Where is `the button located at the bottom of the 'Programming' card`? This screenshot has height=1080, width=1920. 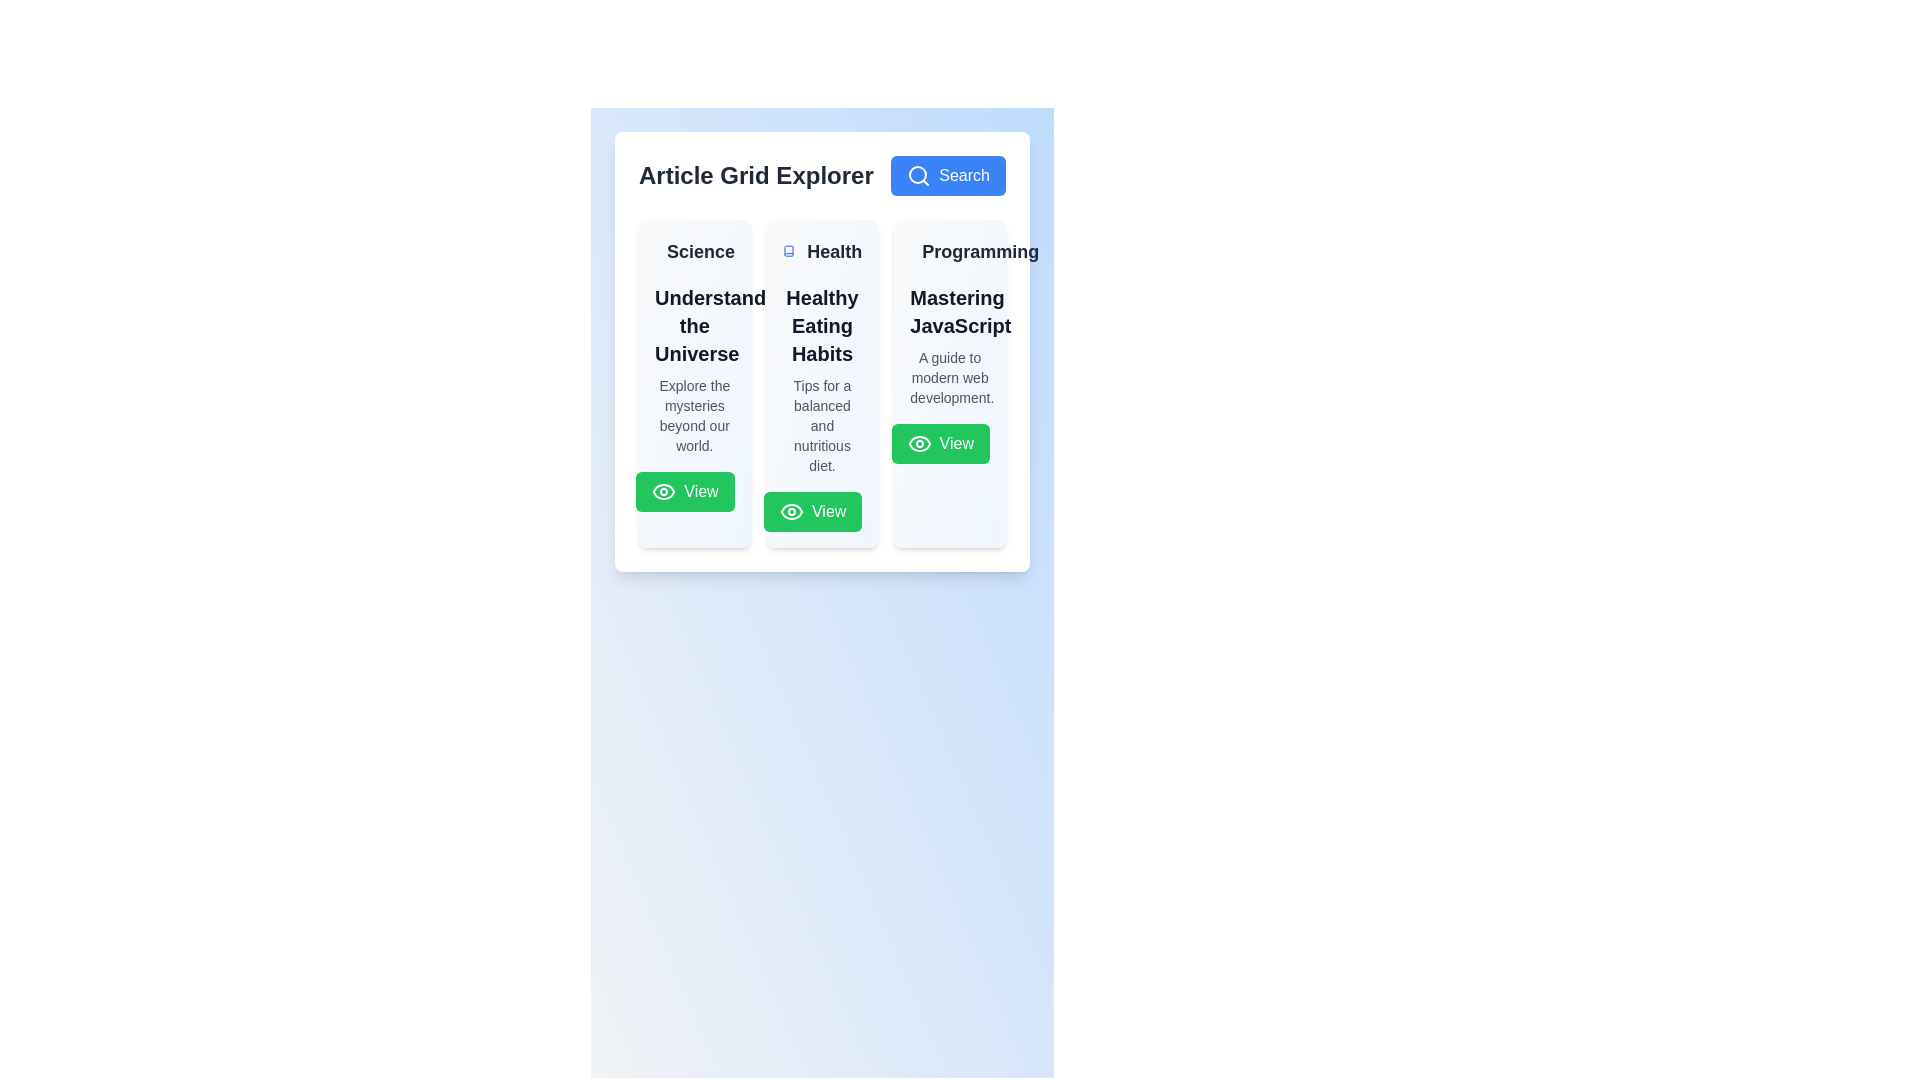
the button located at the bottom of the 'Programming' card is located at coordinates (939, 442).